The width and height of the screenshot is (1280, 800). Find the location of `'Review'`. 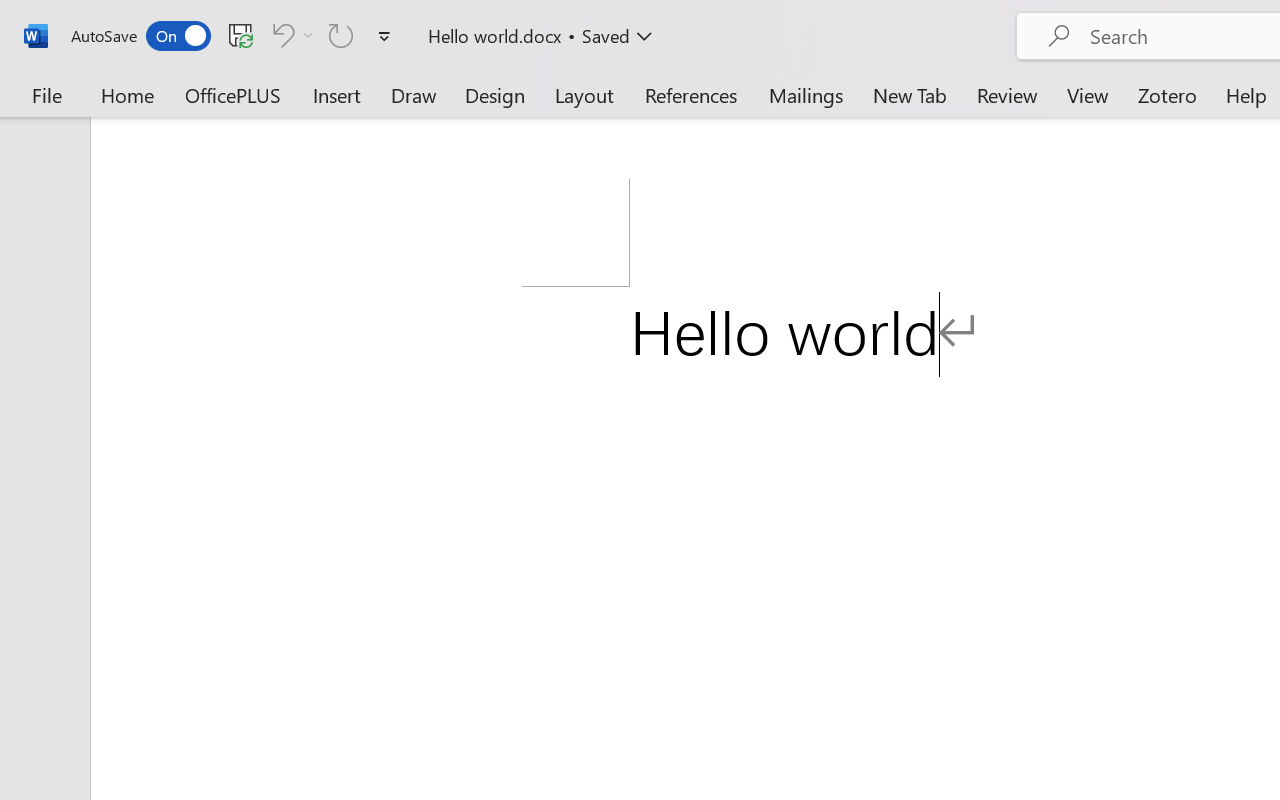

'Review' is located at coordinates (1007, 94).